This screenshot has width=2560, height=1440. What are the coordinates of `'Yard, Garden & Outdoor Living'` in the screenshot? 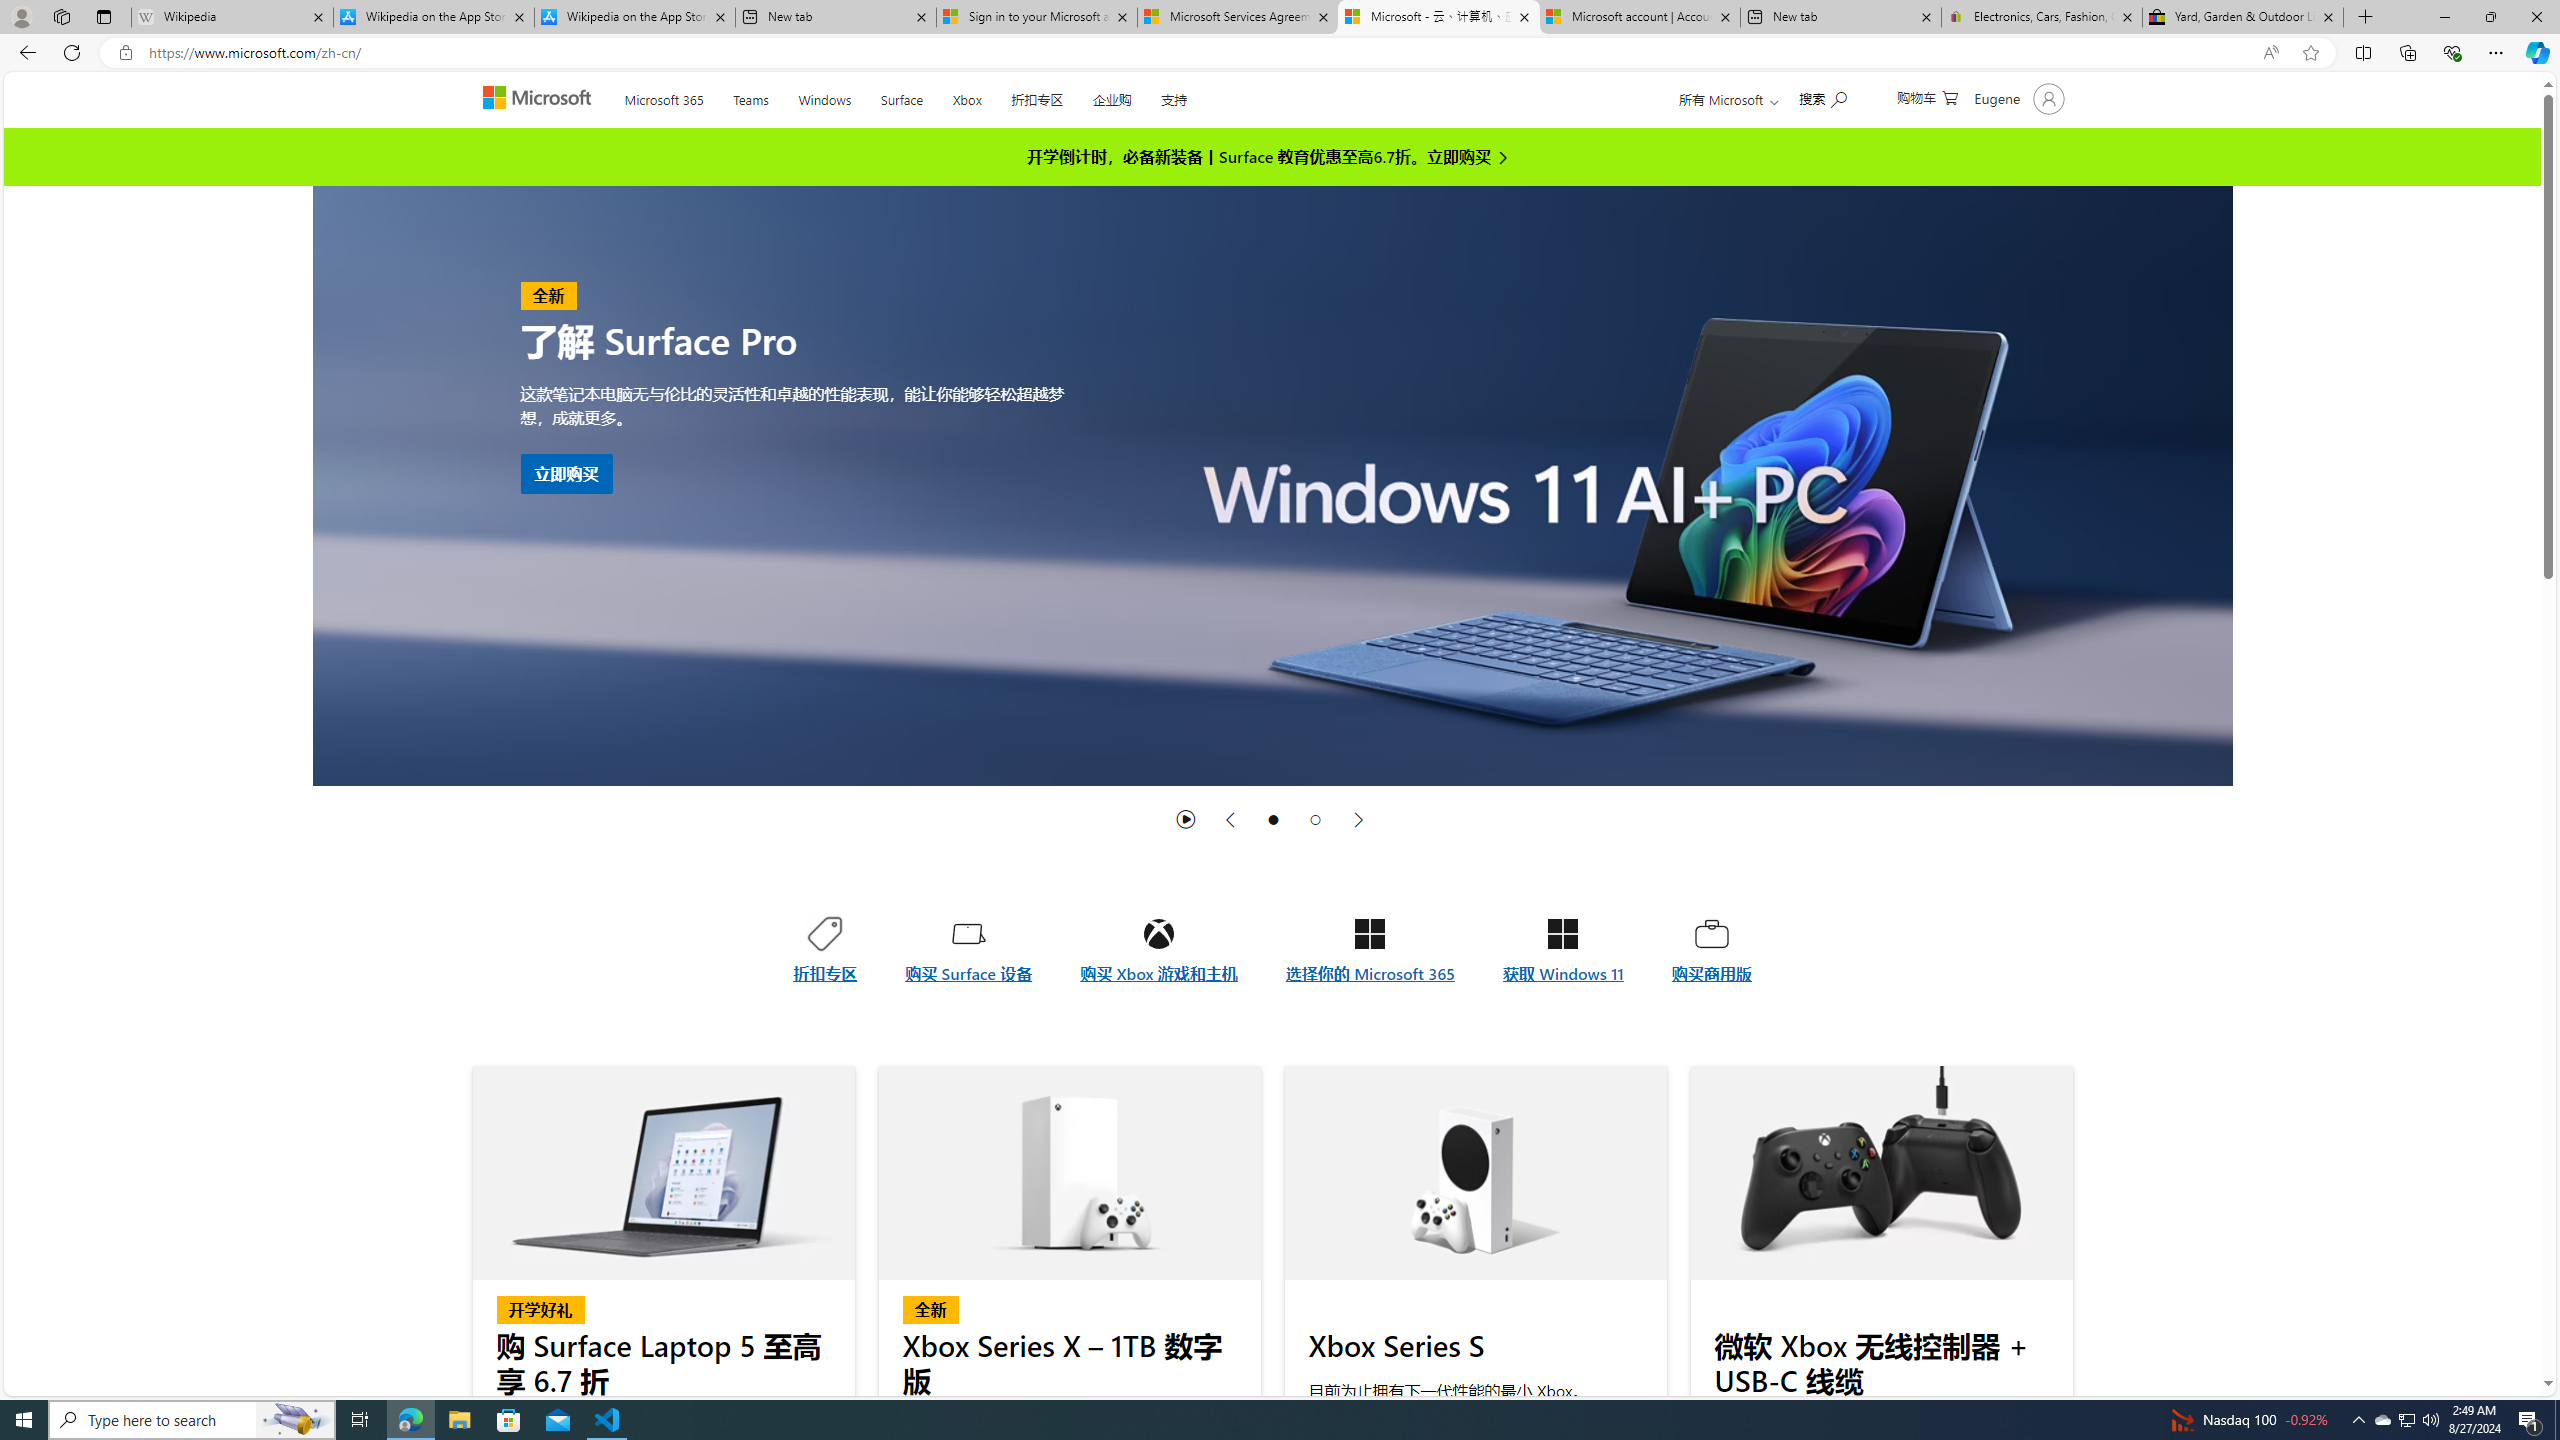 It's located at (2242, 16).